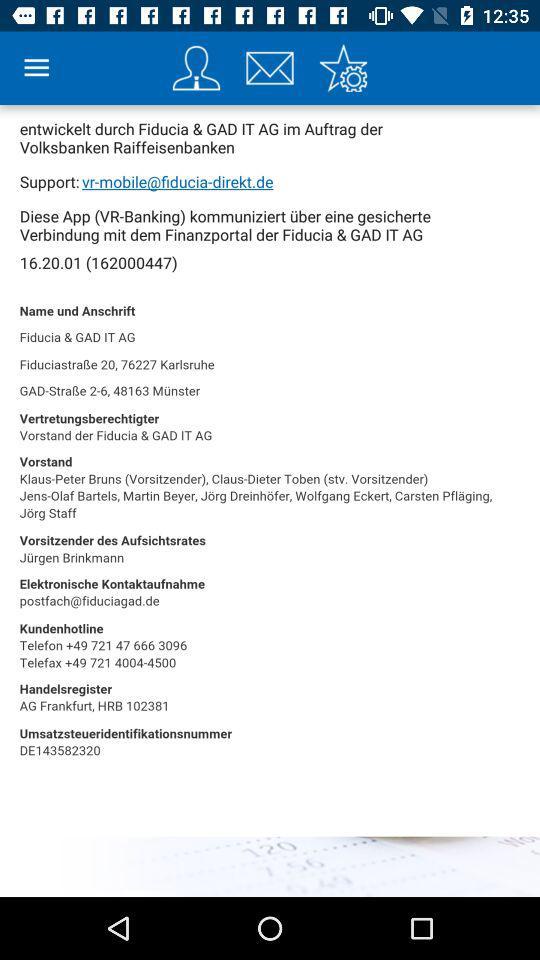  Describe the element at coordinates (196, 68) in the screenshot. I see `contest` at that location.